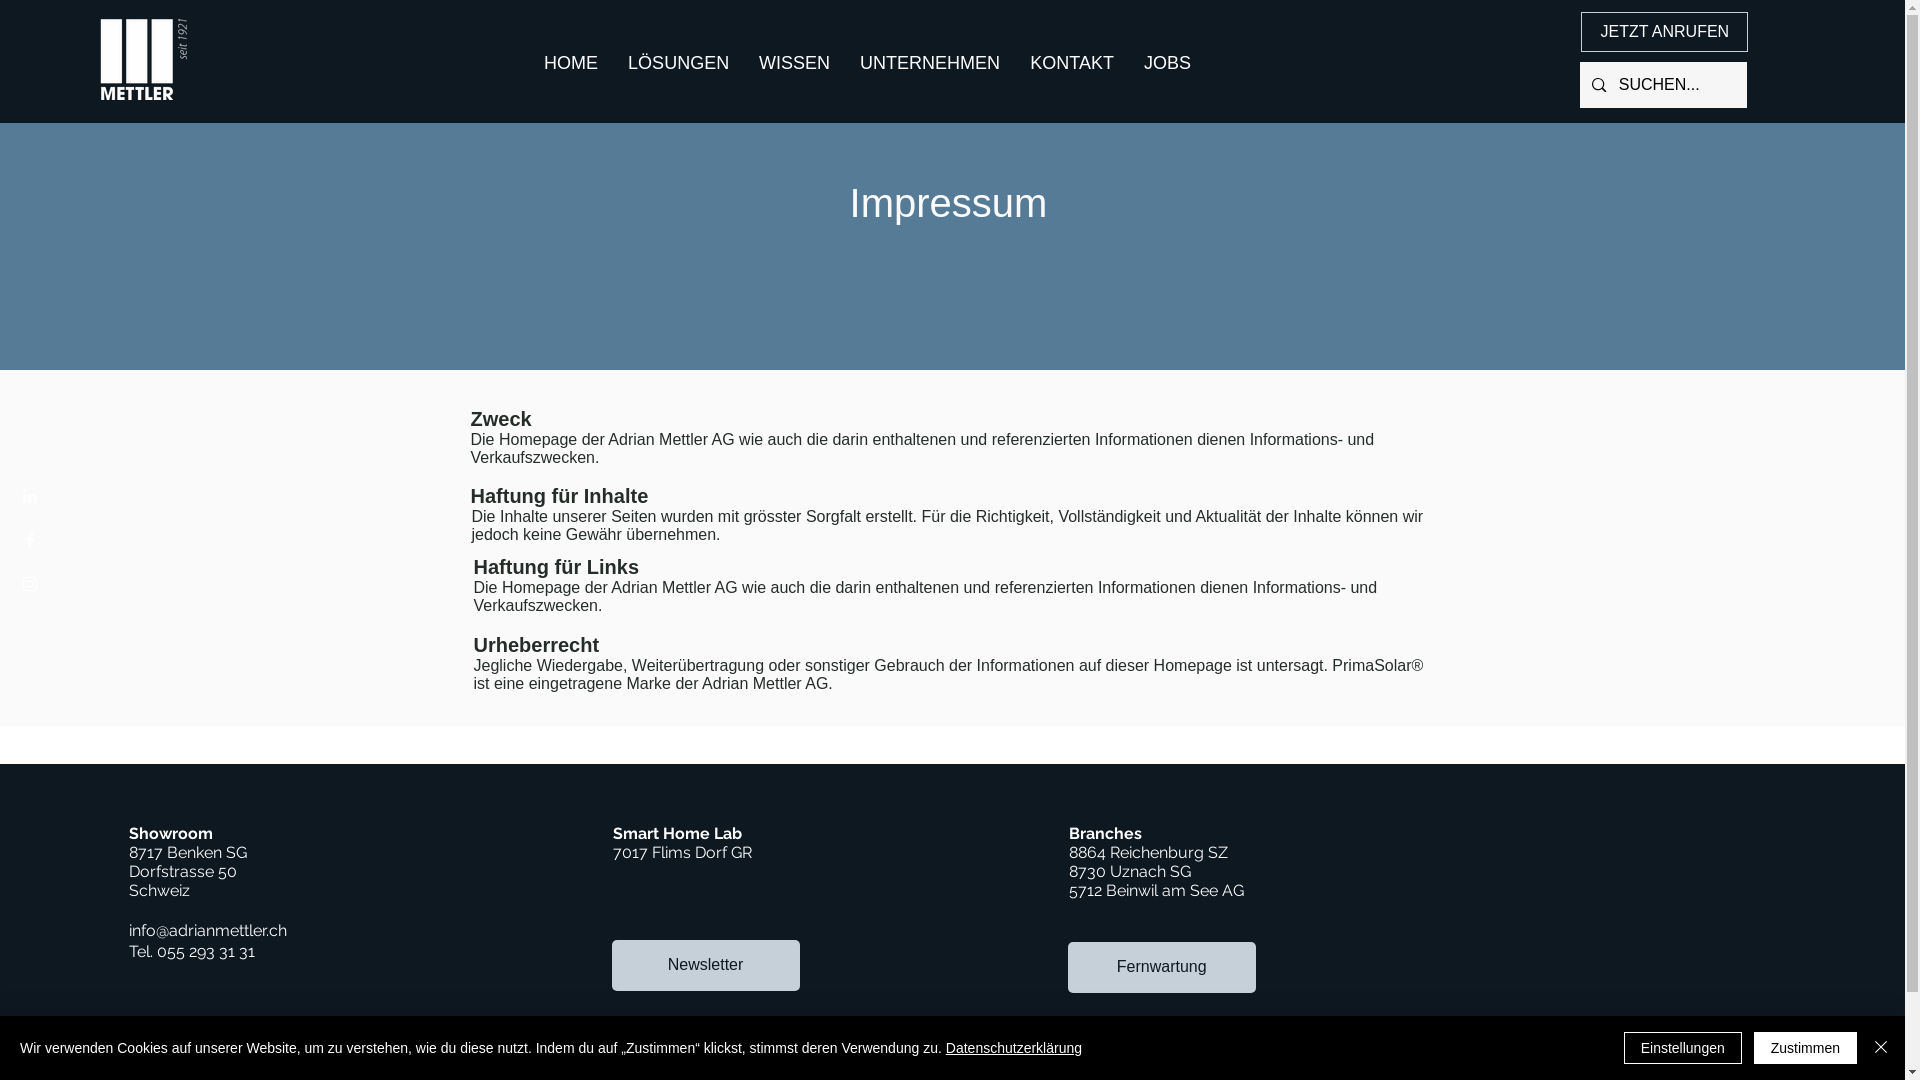 The image size is (1920, 1080). What do you see at coordinates (1161, 966) in the screenshot?
I see `'Fernwartung'` at bounding box center [1161, 966].